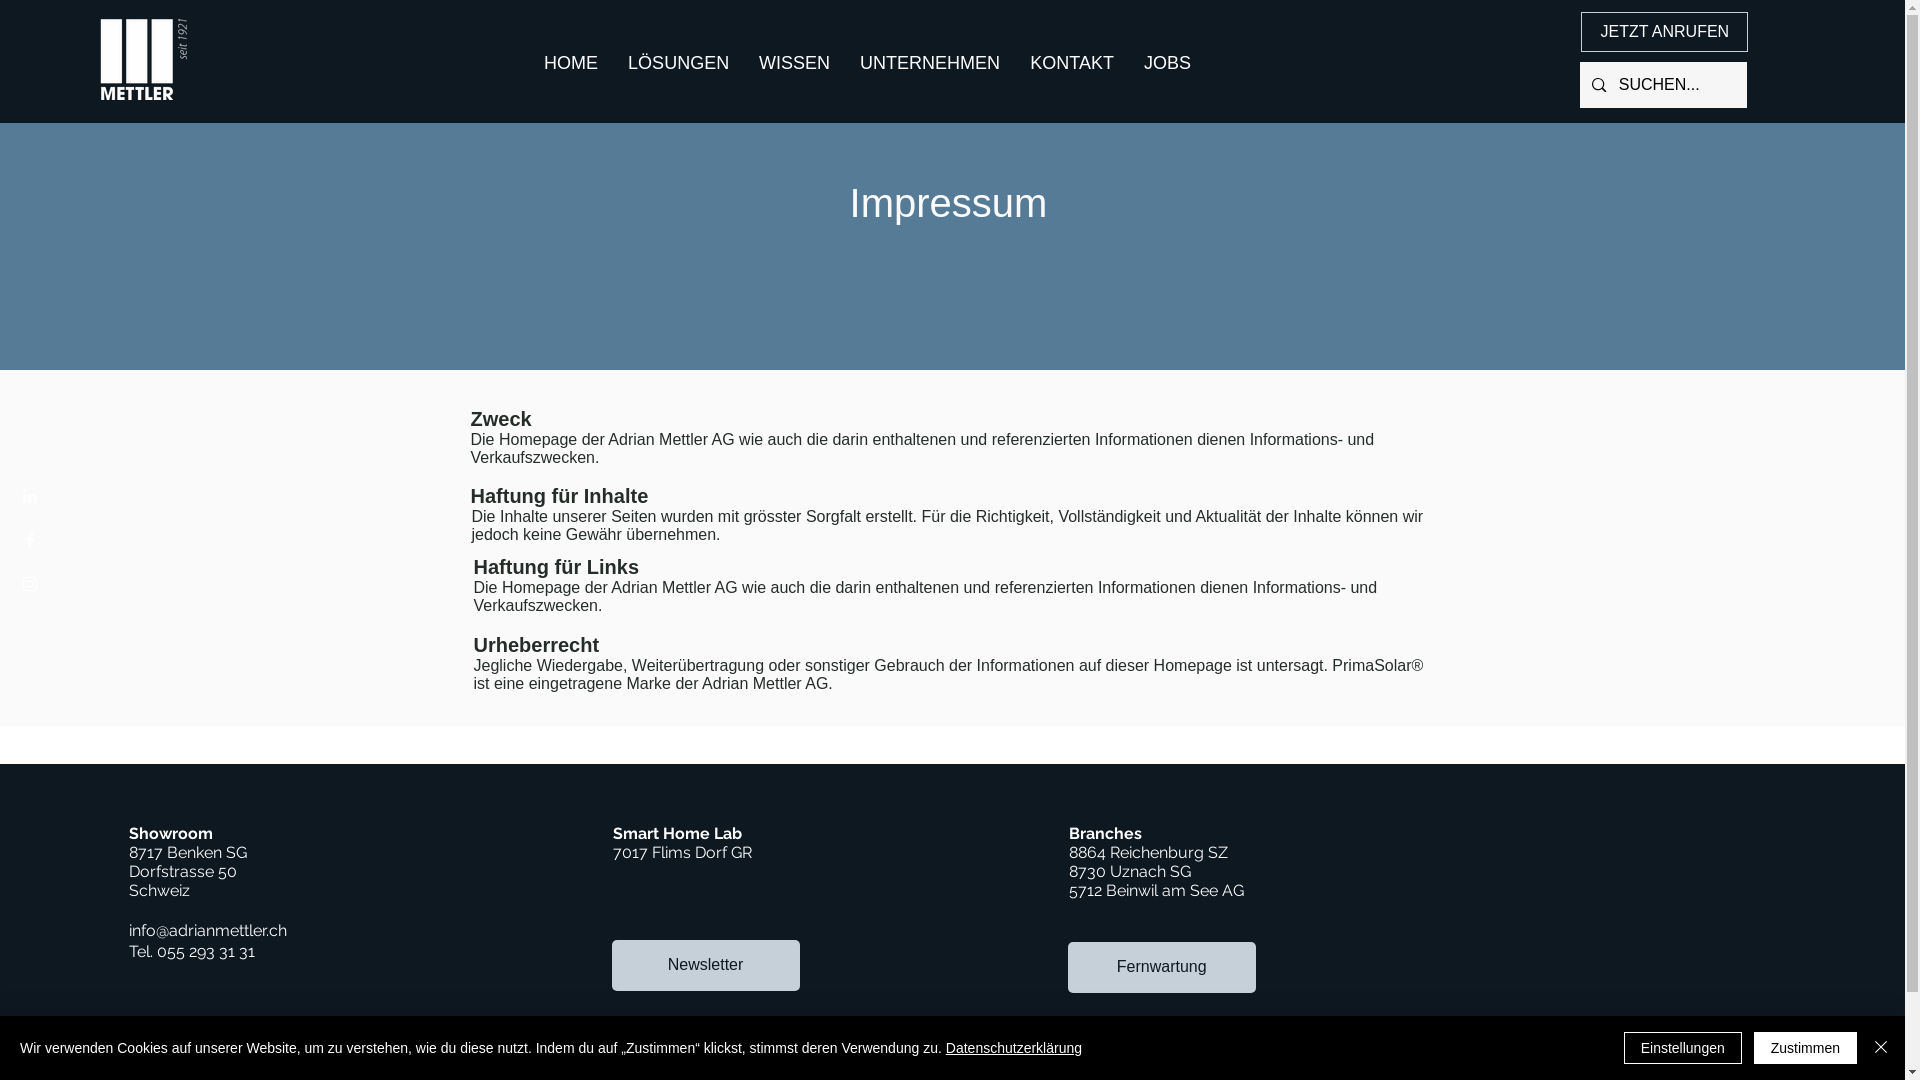 The image size is (1920, 1080). What do you see at coordinates (1161, 966) in the screenshot?
I see `'Fernwartung'` at bounding box center [1161, 966].